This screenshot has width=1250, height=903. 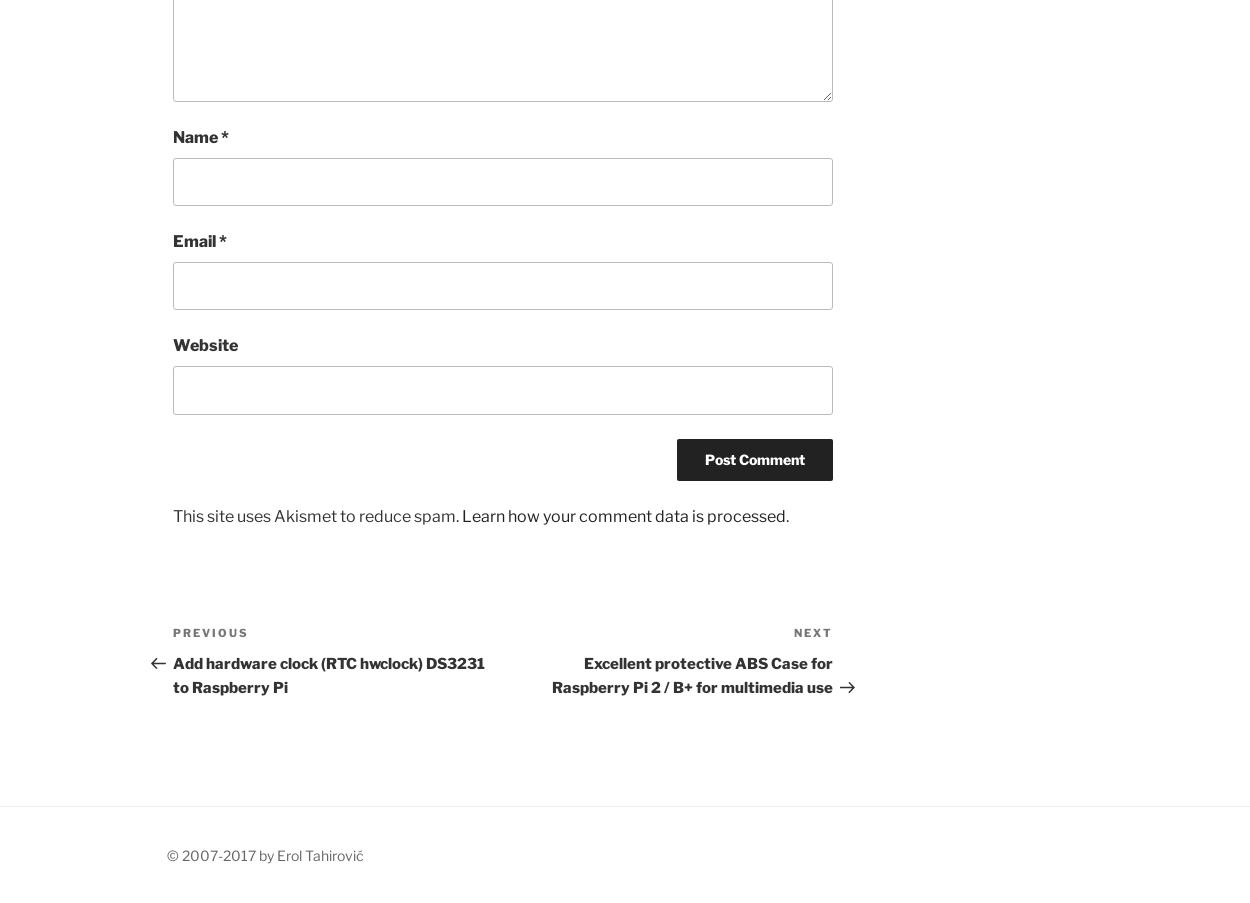 I want to click on 'Add hardware clock (RTC hwclock) DS3231 to Raspberry Pi', so click(x=173, y=674).